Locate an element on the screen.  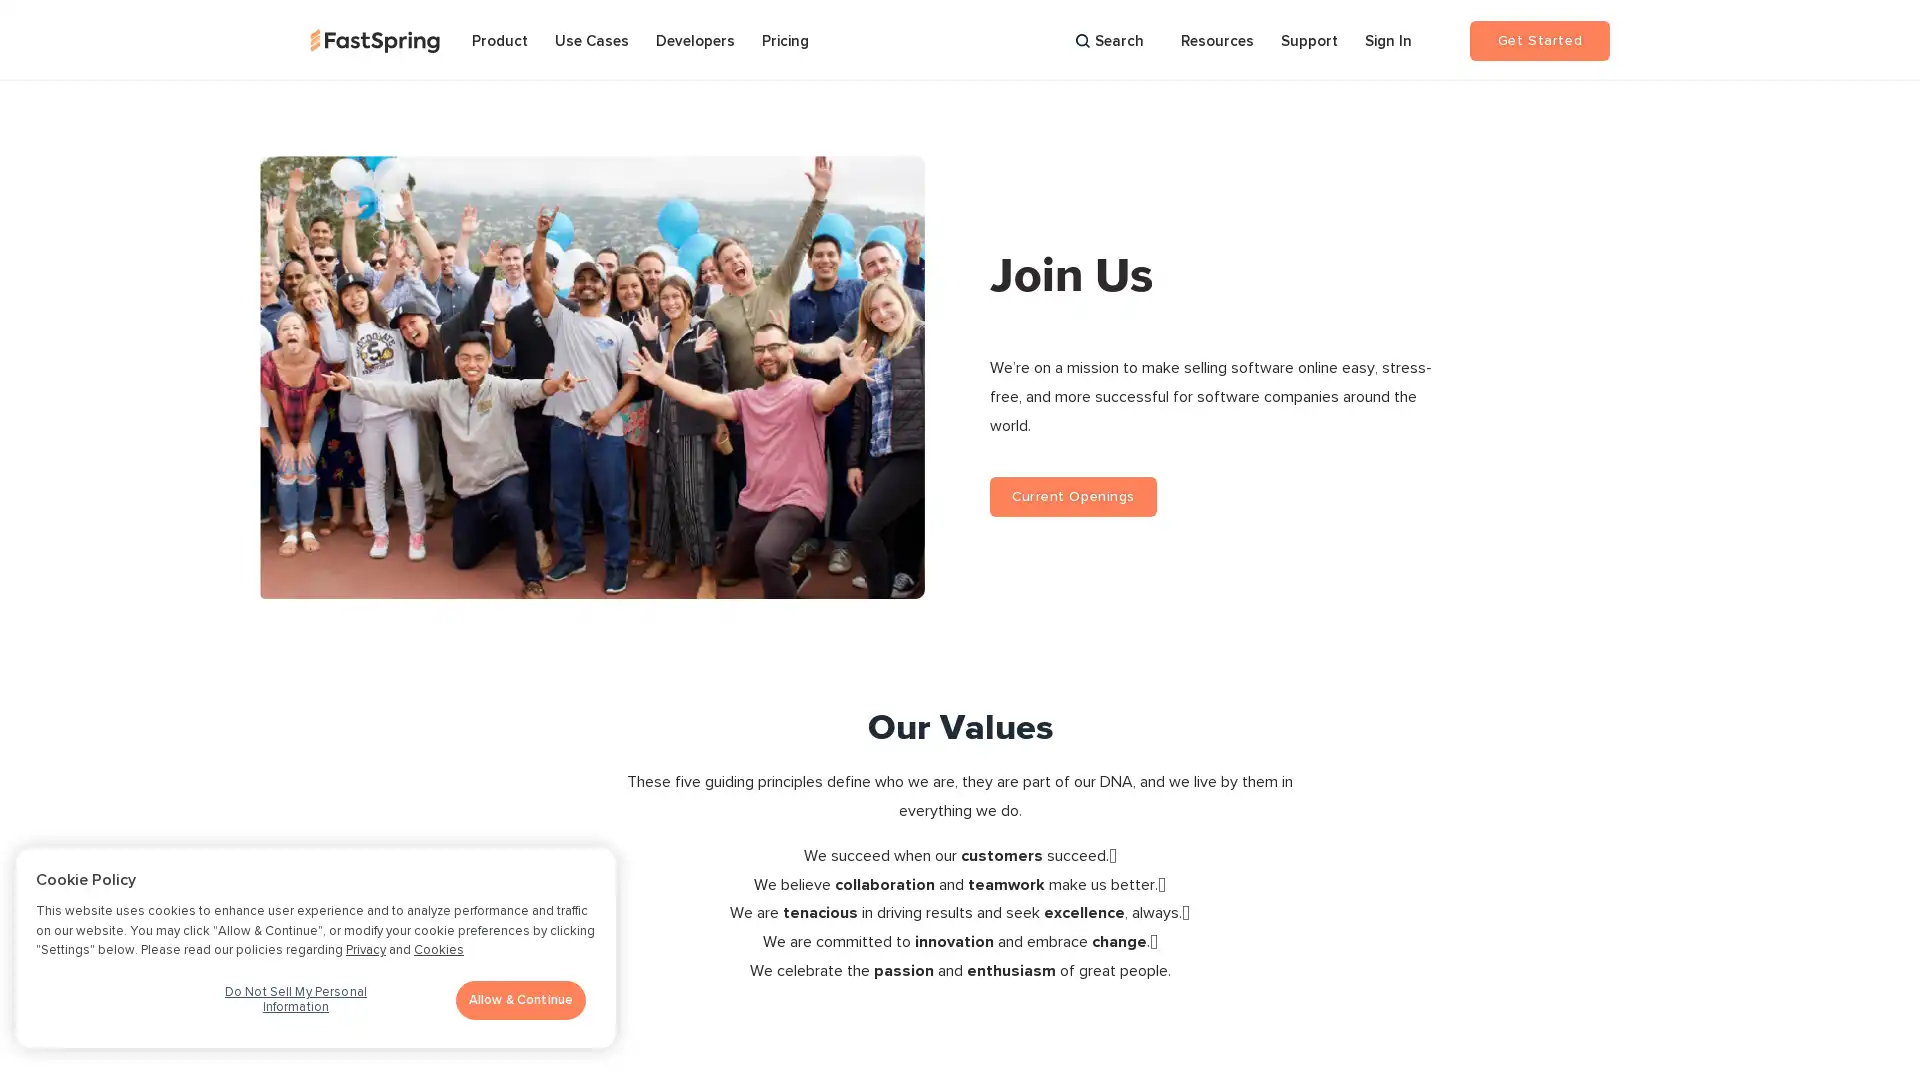
Allow & Continue is located at coordinates (521, 999).